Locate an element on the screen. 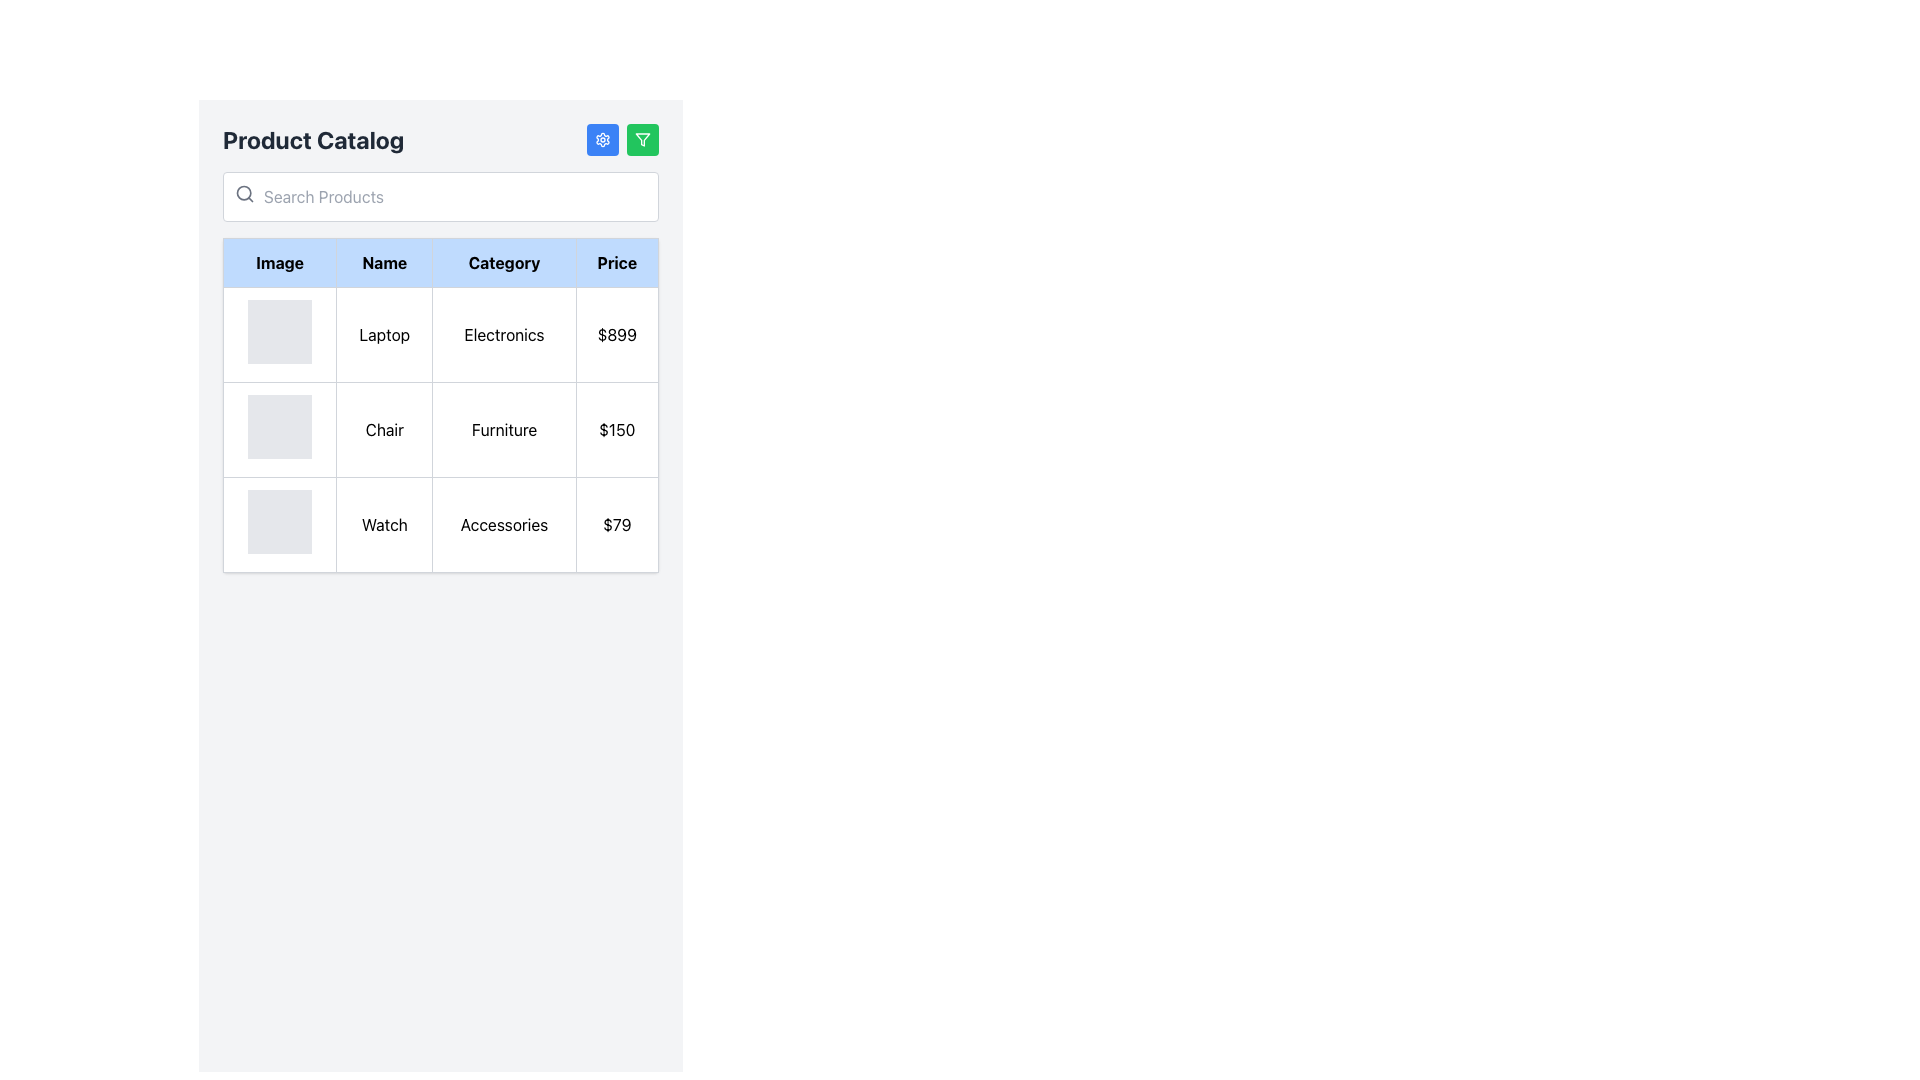 This screenshot has width=1920, height=1080. the 'Watch' product category label is located at coordinates (504, 523).